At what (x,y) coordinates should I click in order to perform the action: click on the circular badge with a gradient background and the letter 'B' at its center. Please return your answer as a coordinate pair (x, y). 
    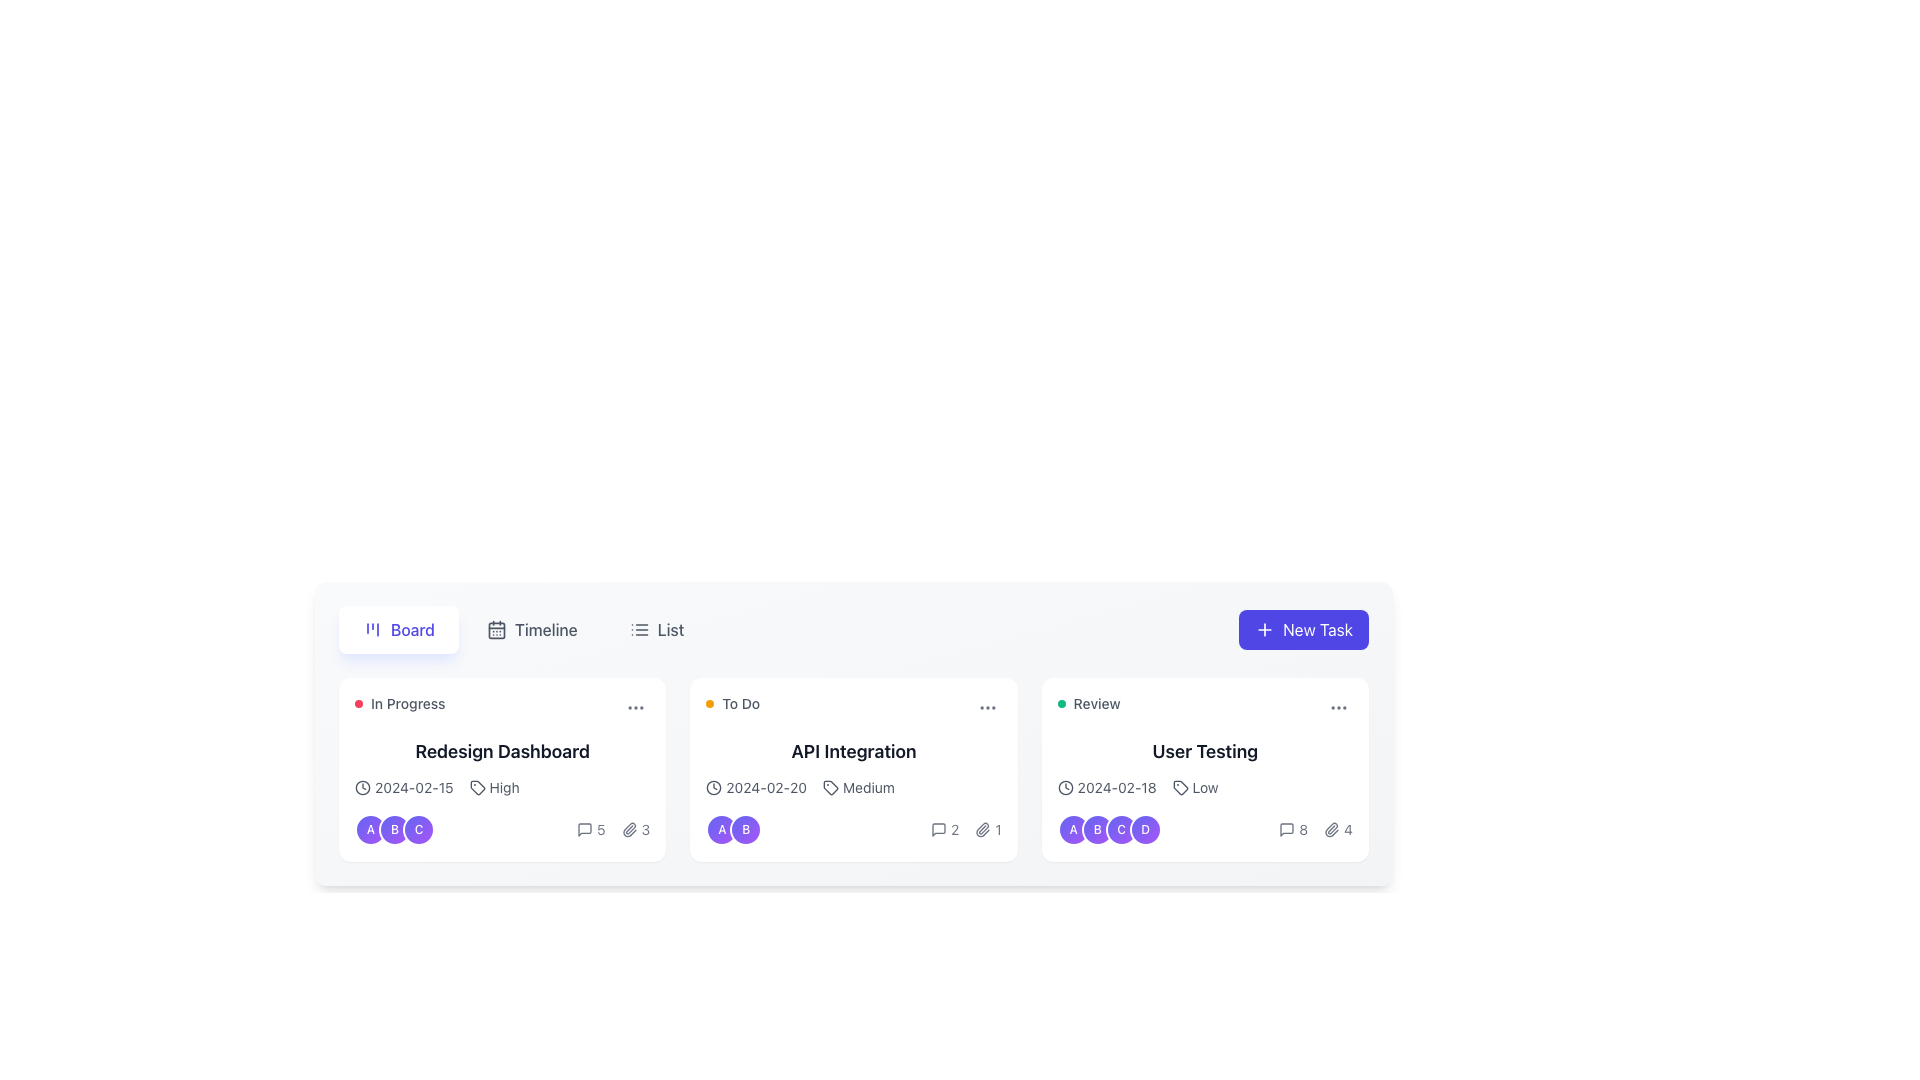
    Looking at the image, I should click on (394, 829).